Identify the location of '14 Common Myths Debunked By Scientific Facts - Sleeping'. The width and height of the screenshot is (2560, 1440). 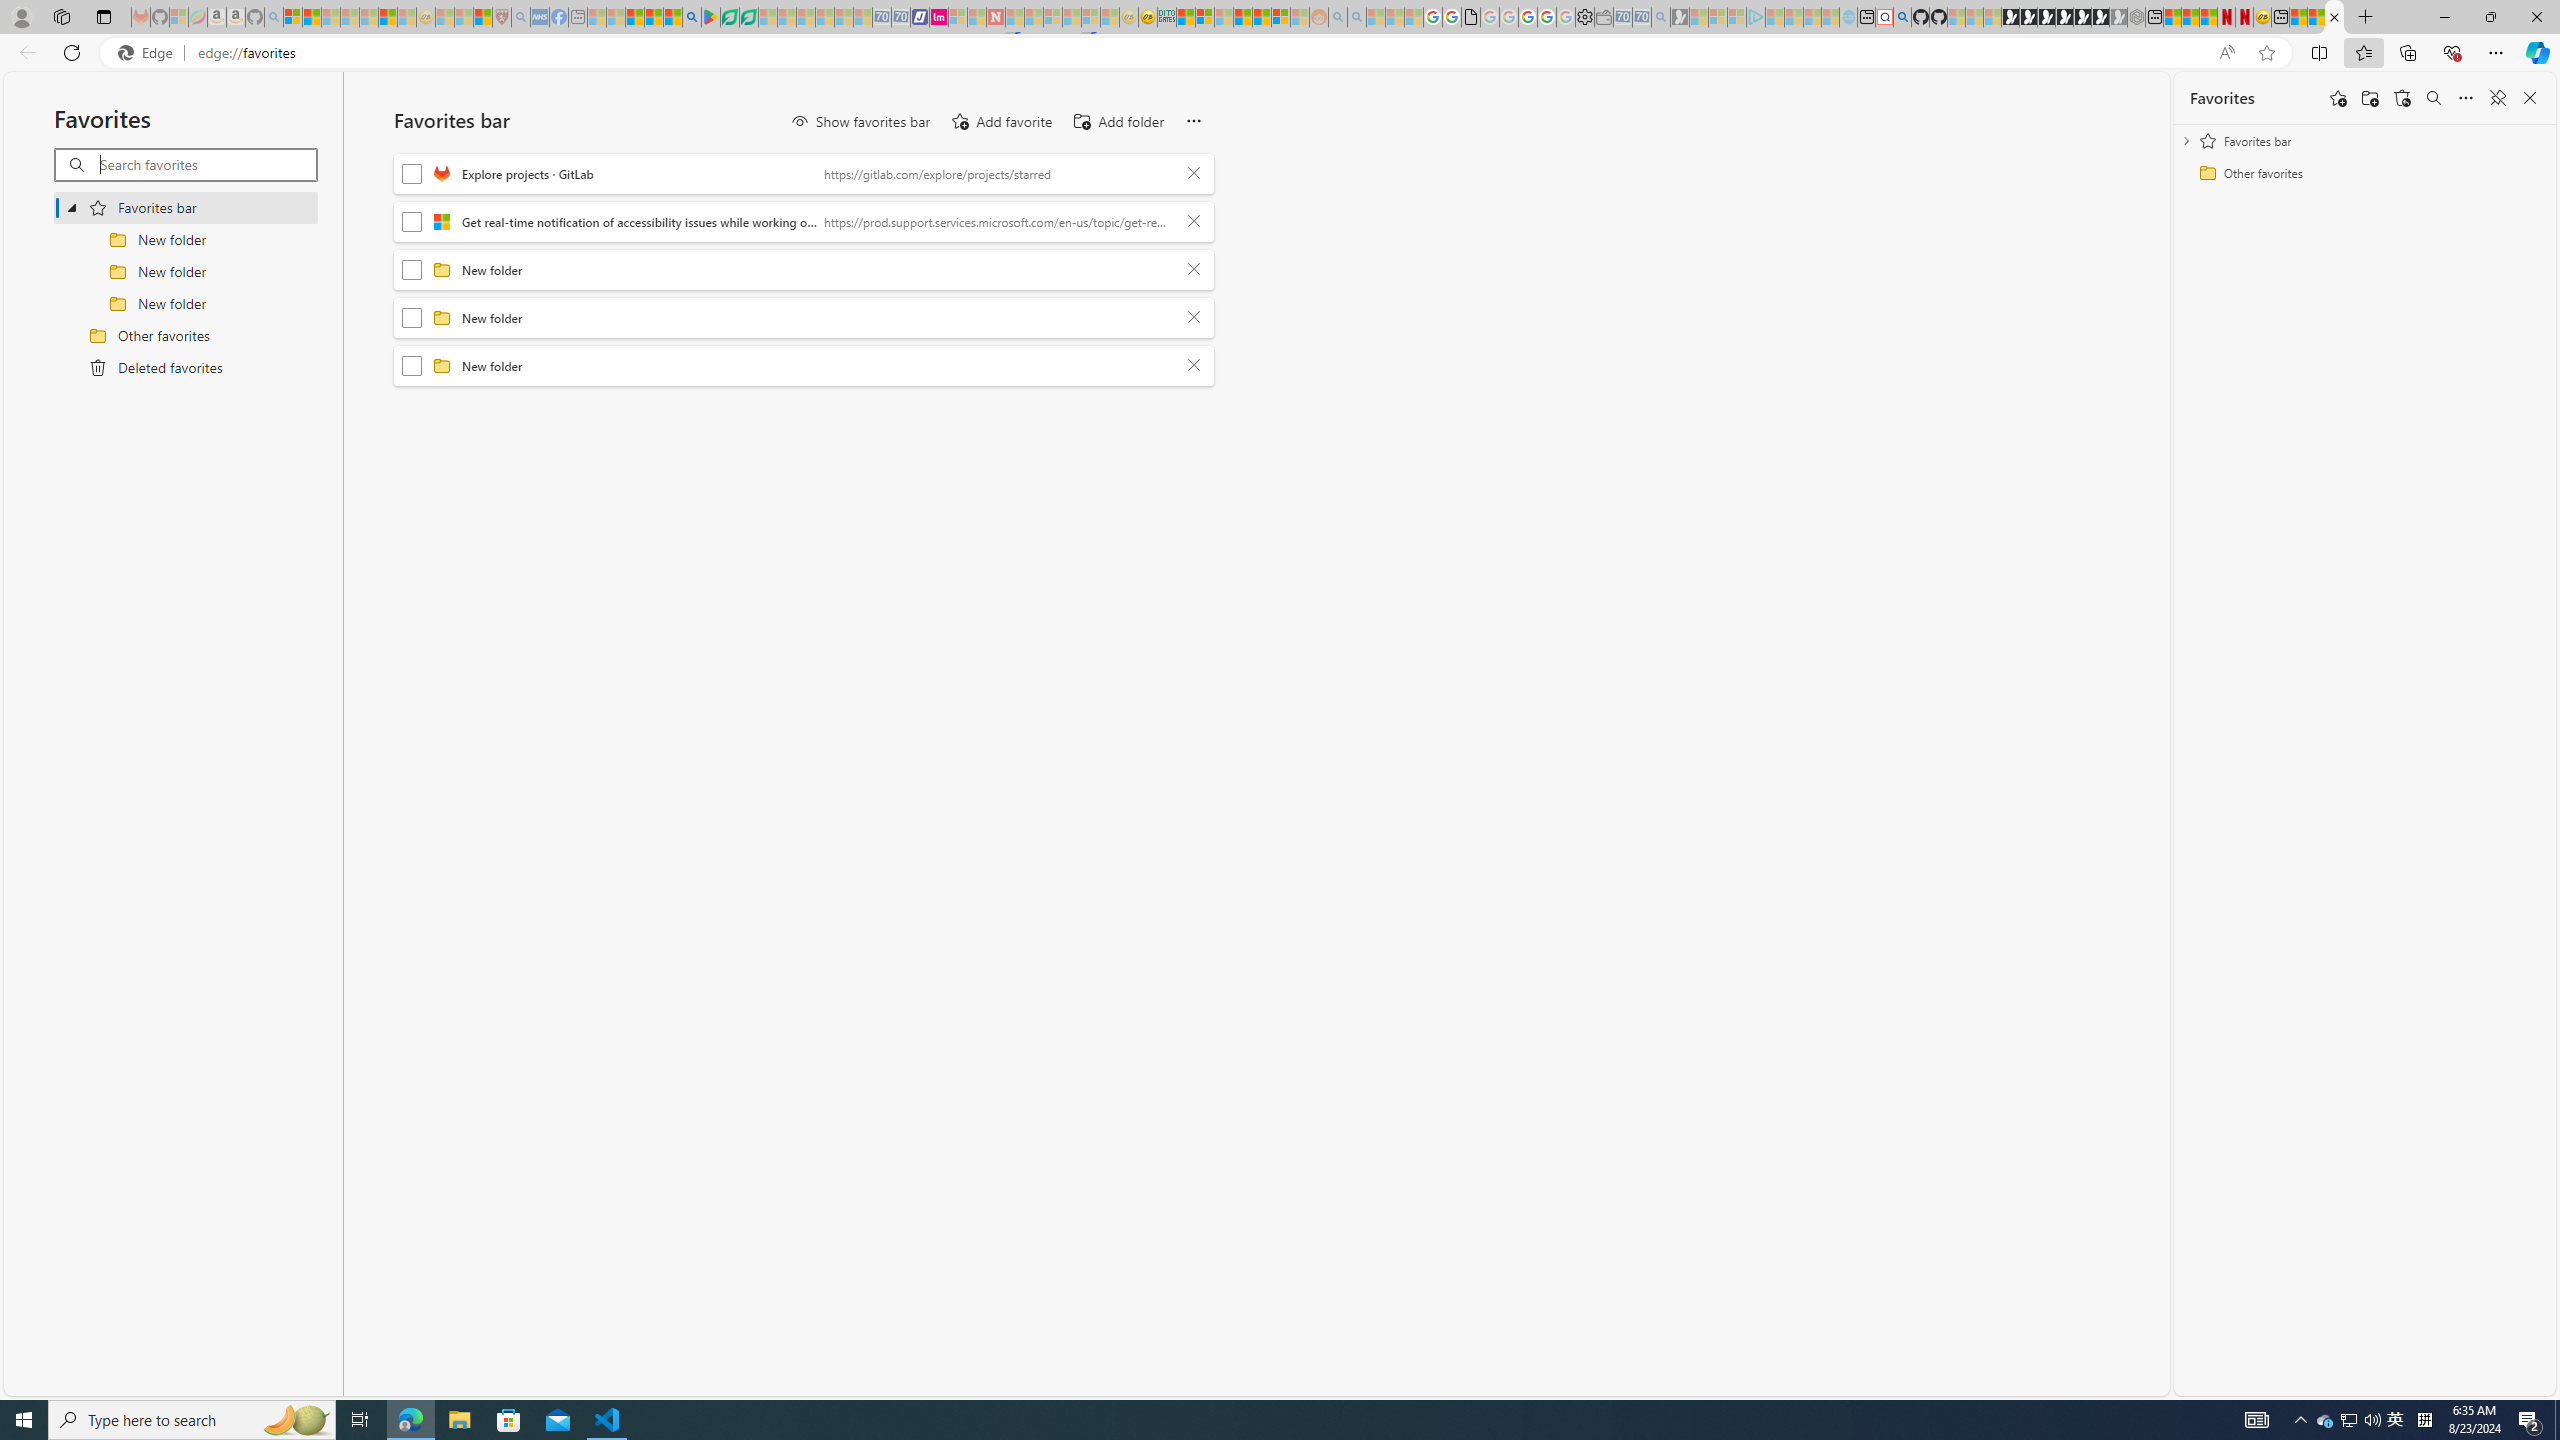
(1034, 16).